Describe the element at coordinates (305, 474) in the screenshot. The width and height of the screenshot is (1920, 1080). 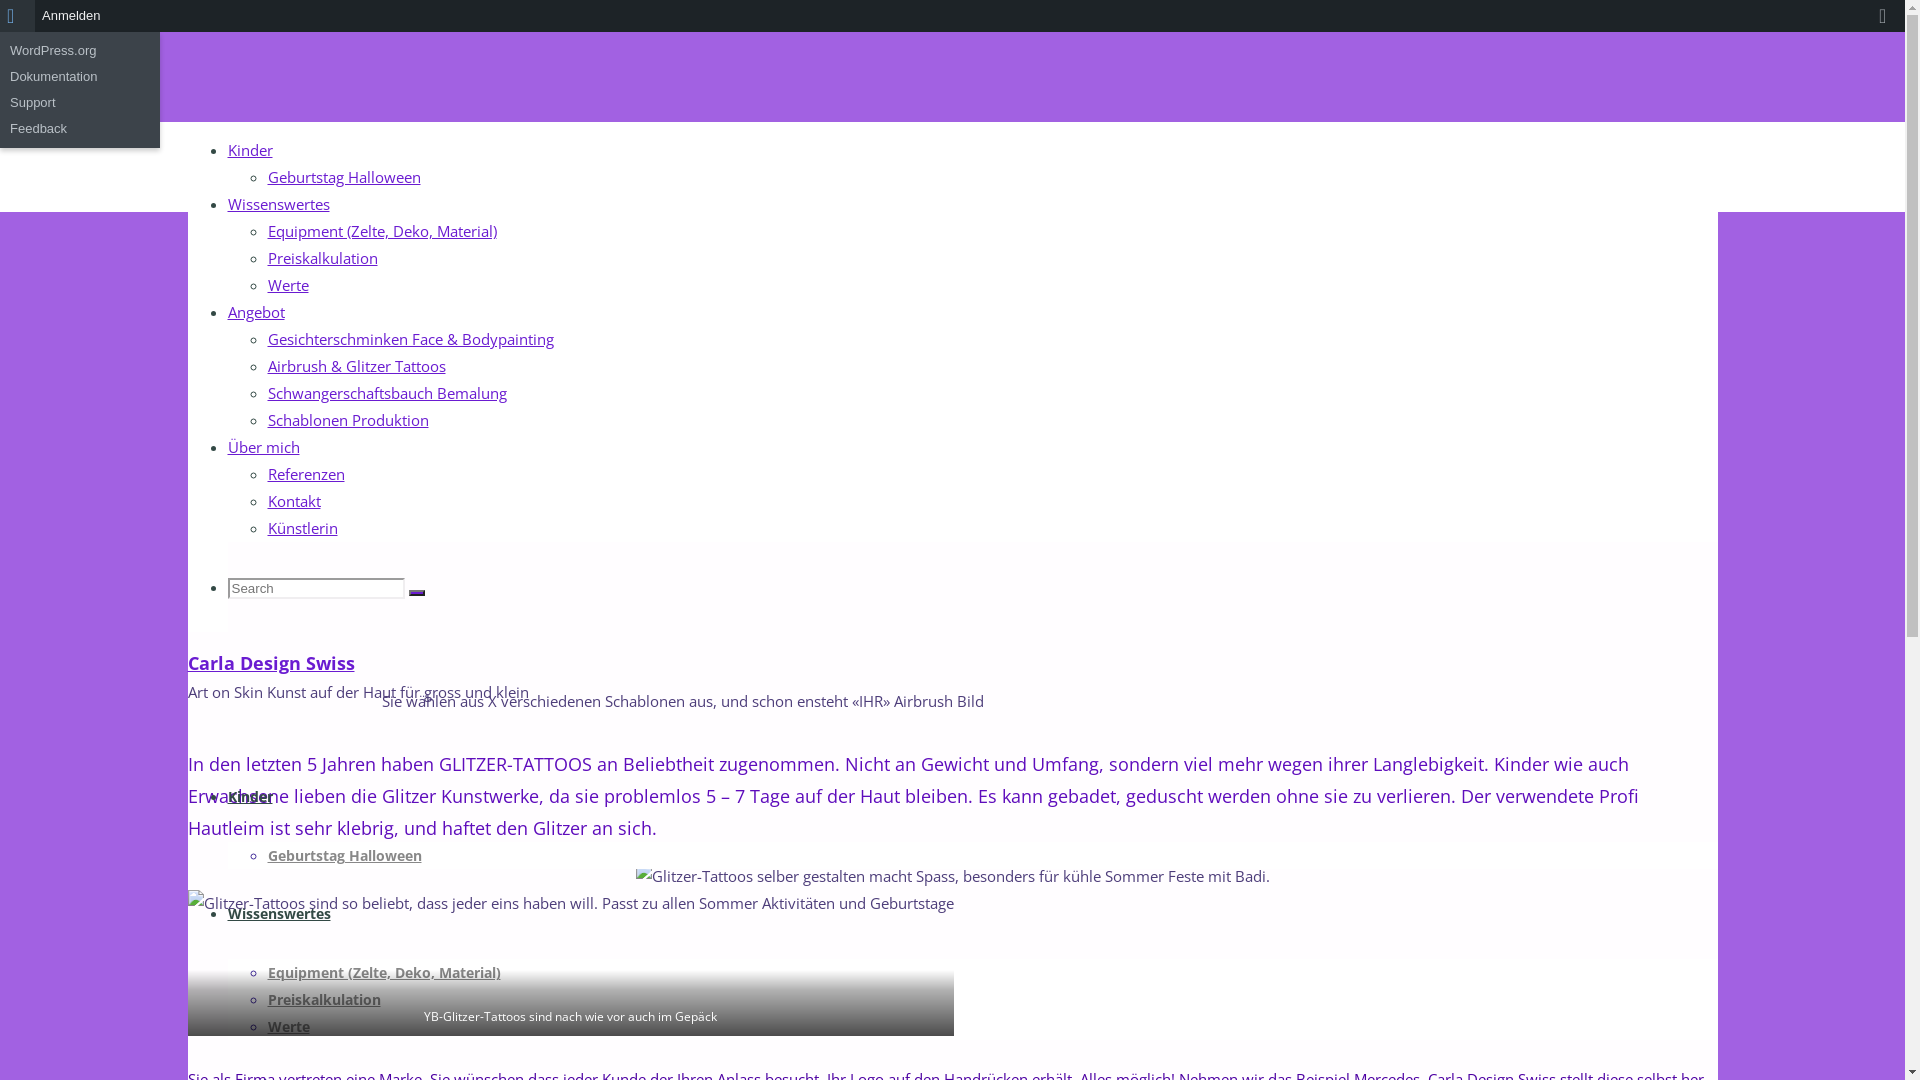
I see `'Referenzen'` at that location.